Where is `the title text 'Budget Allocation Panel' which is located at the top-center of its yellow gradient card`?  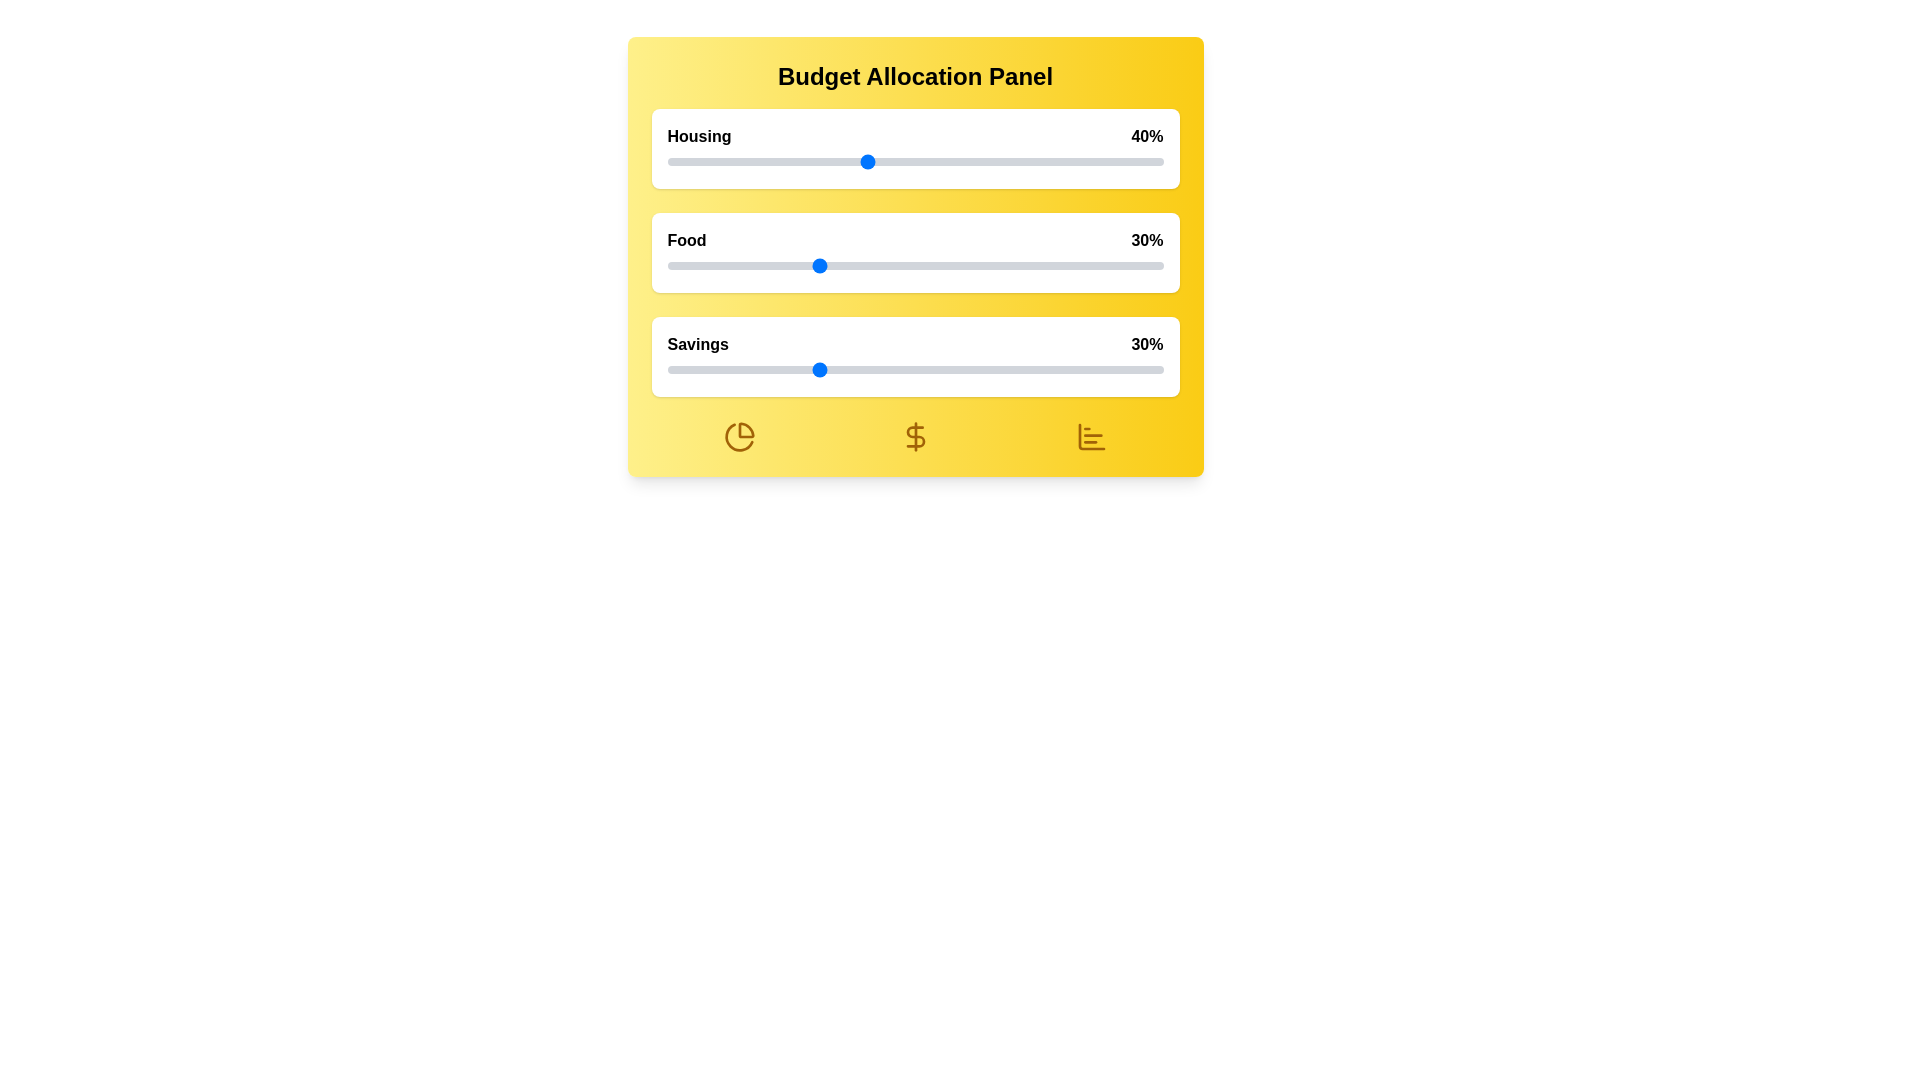 the title text 'Budget Allocation Panel' which is located at the top-center of its yellow gradient card is located at coordinates (914, 76).